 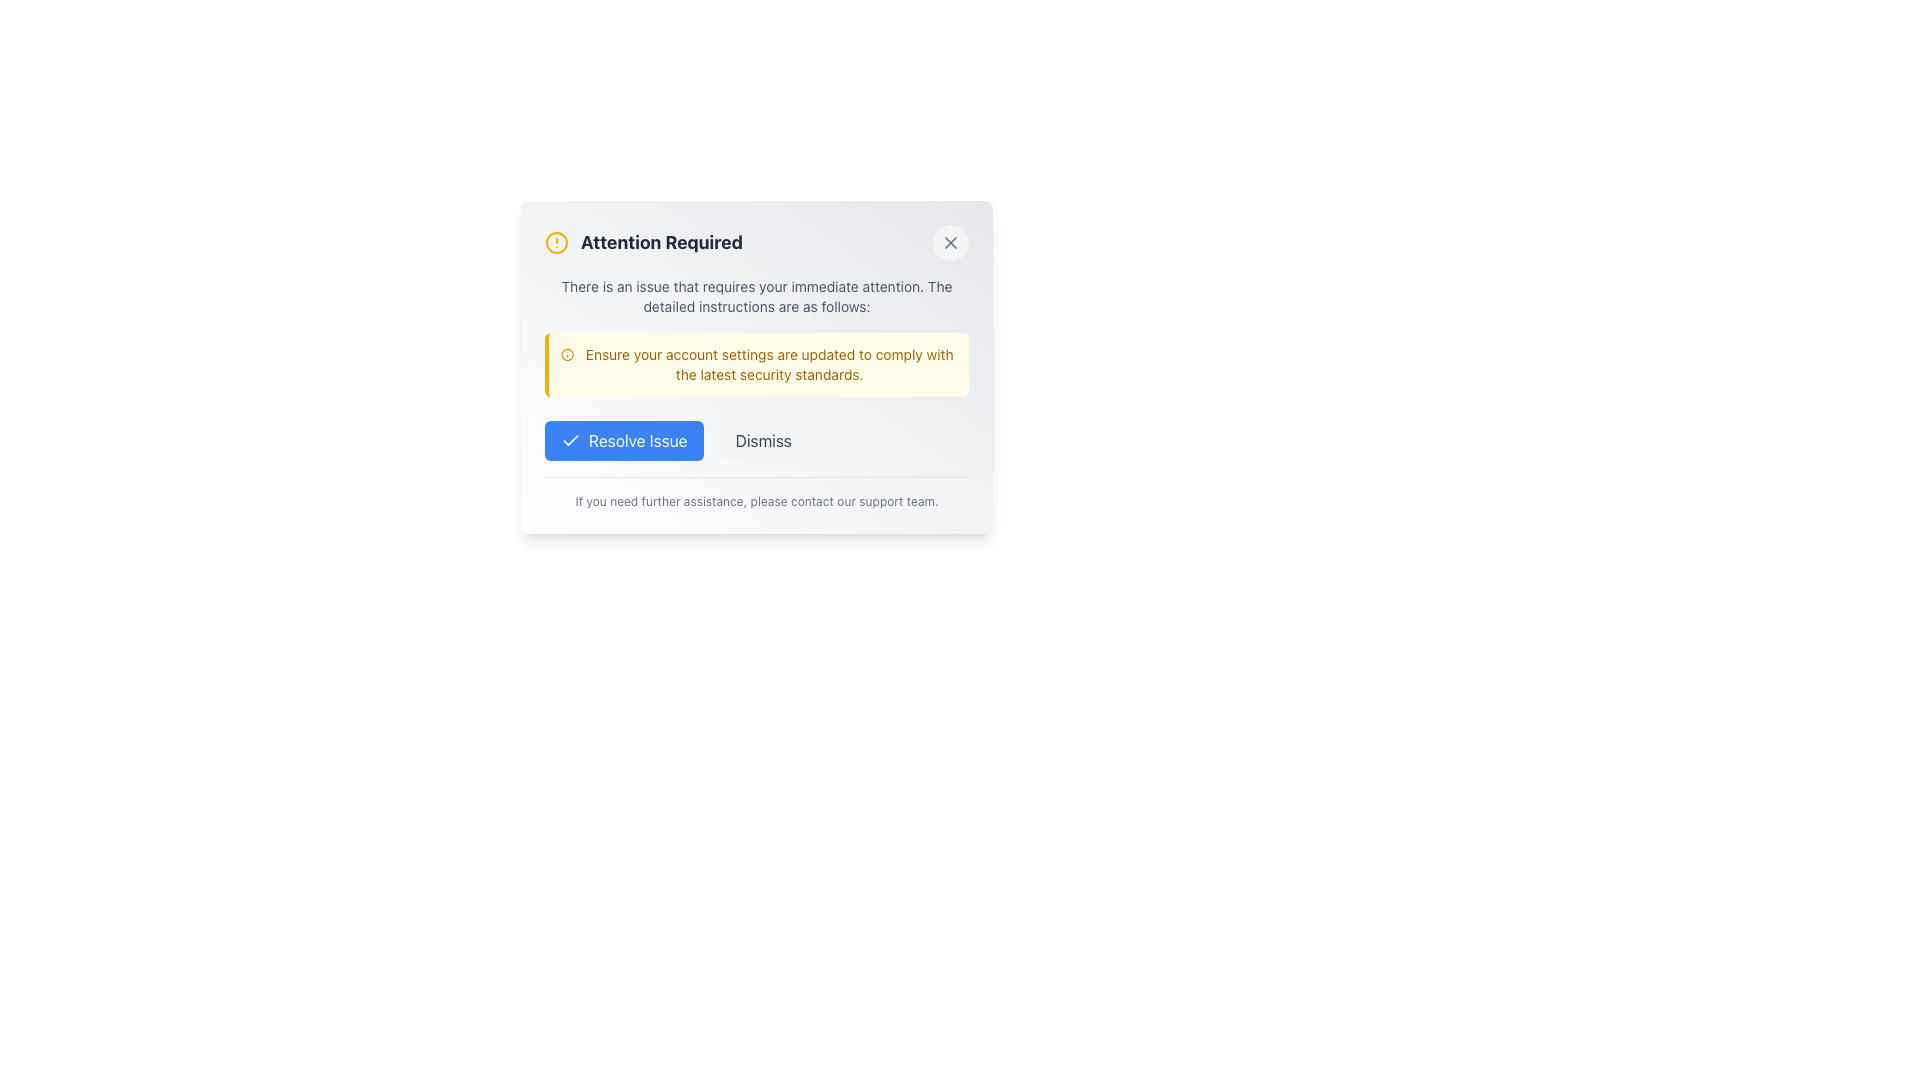 I want to click on the text block styled in a smaller font size with a yellow shade containing the message 'Ensure your account settings are updated to comply with the latest security standards.', so click(x=768, y=365).